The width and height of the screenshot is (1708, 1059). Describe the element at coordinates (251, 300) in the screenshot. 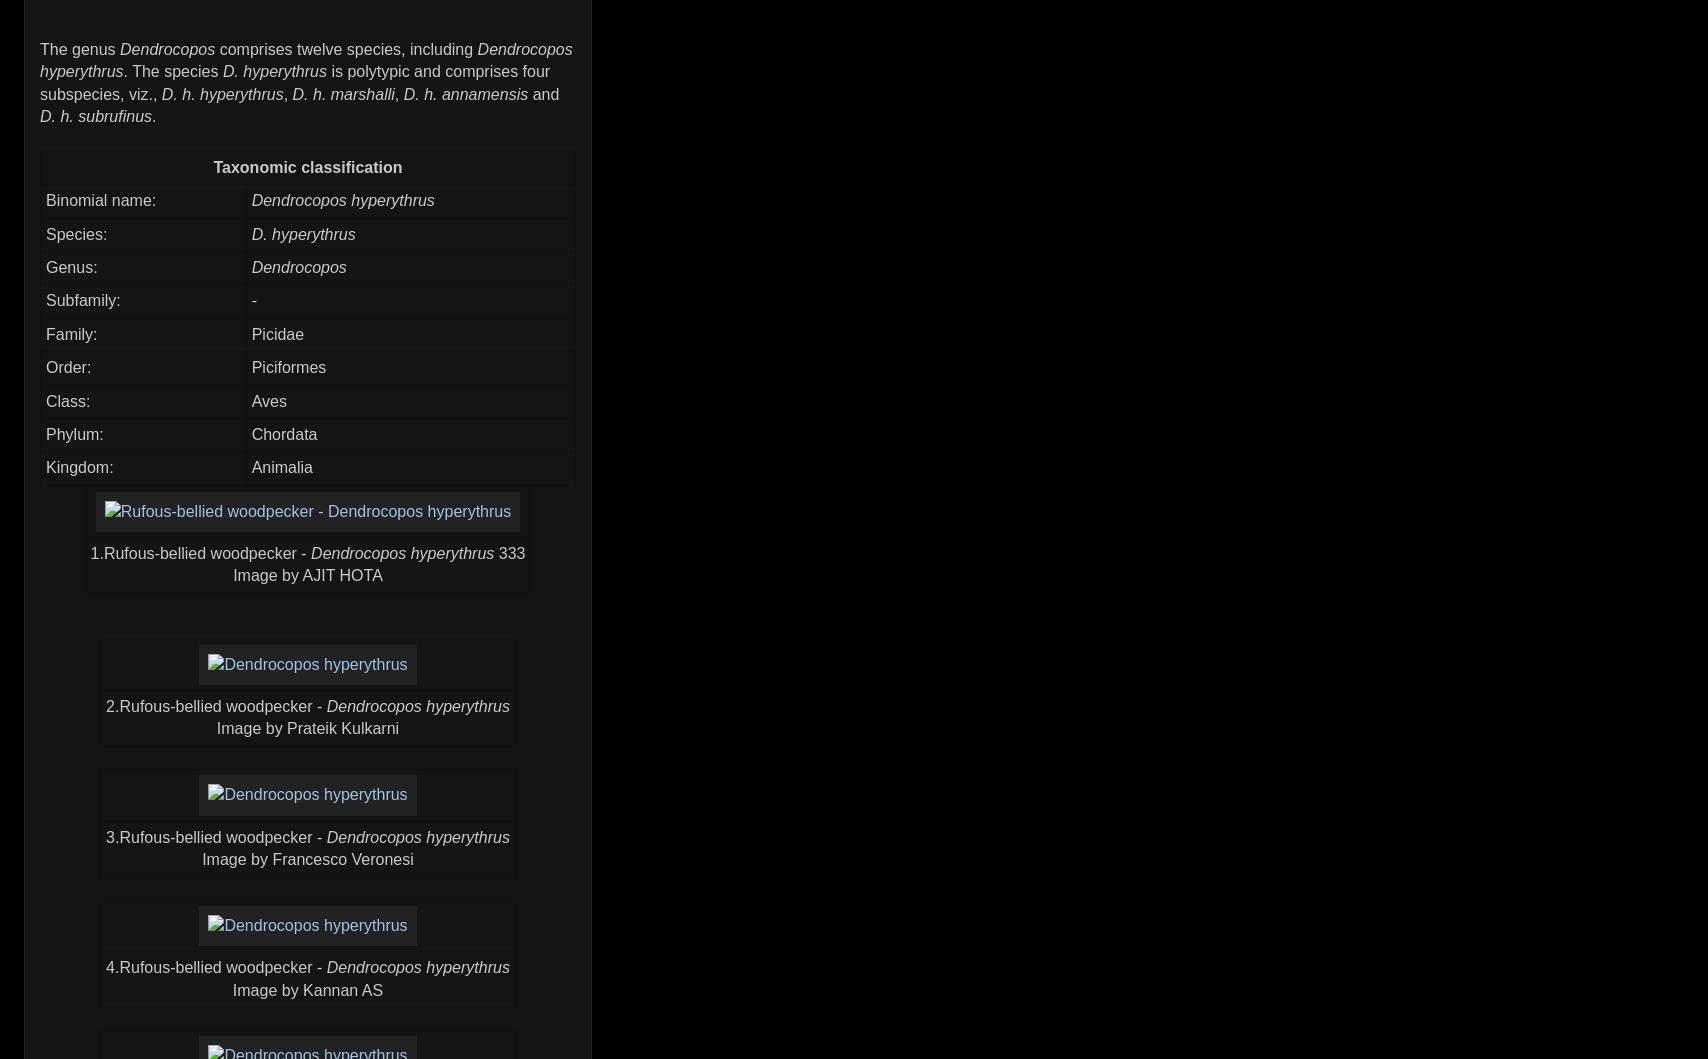

I see `'-'` at that location.